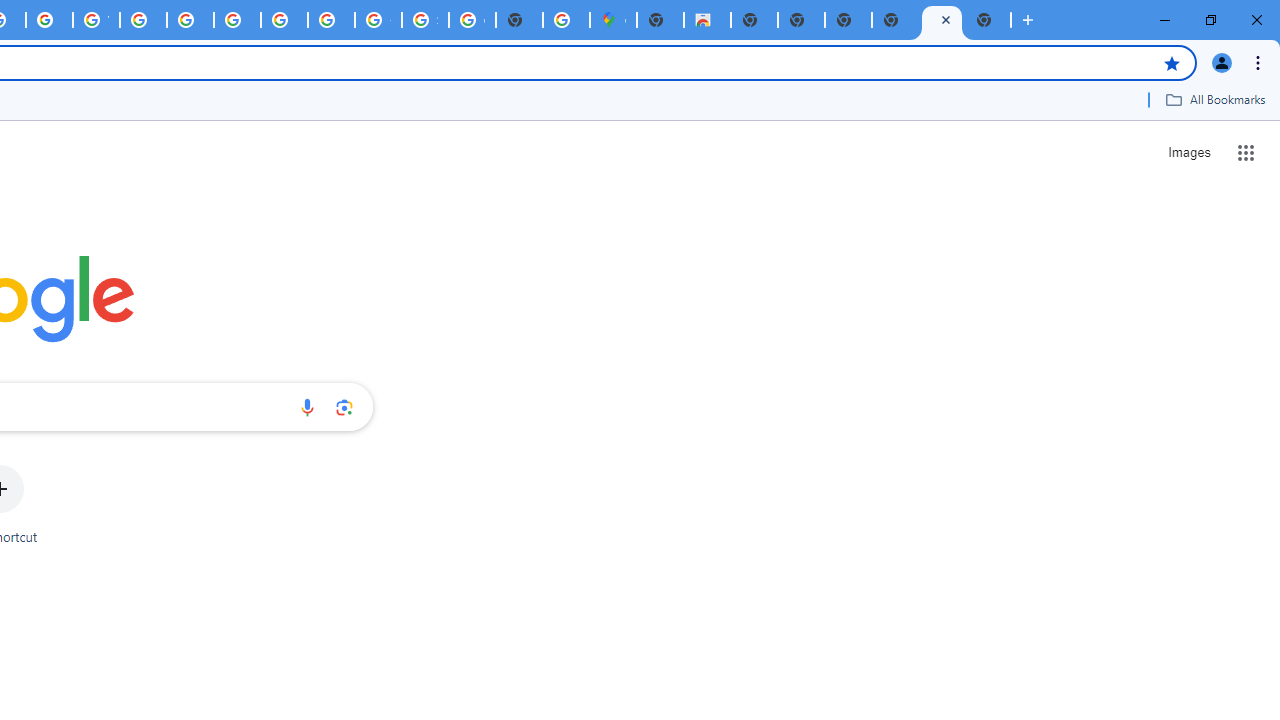 This screenshot has width=1280, height=720. Describe the element at coordinates (306, 406) in the screenshot. I see `'Search by voice'` at that location.